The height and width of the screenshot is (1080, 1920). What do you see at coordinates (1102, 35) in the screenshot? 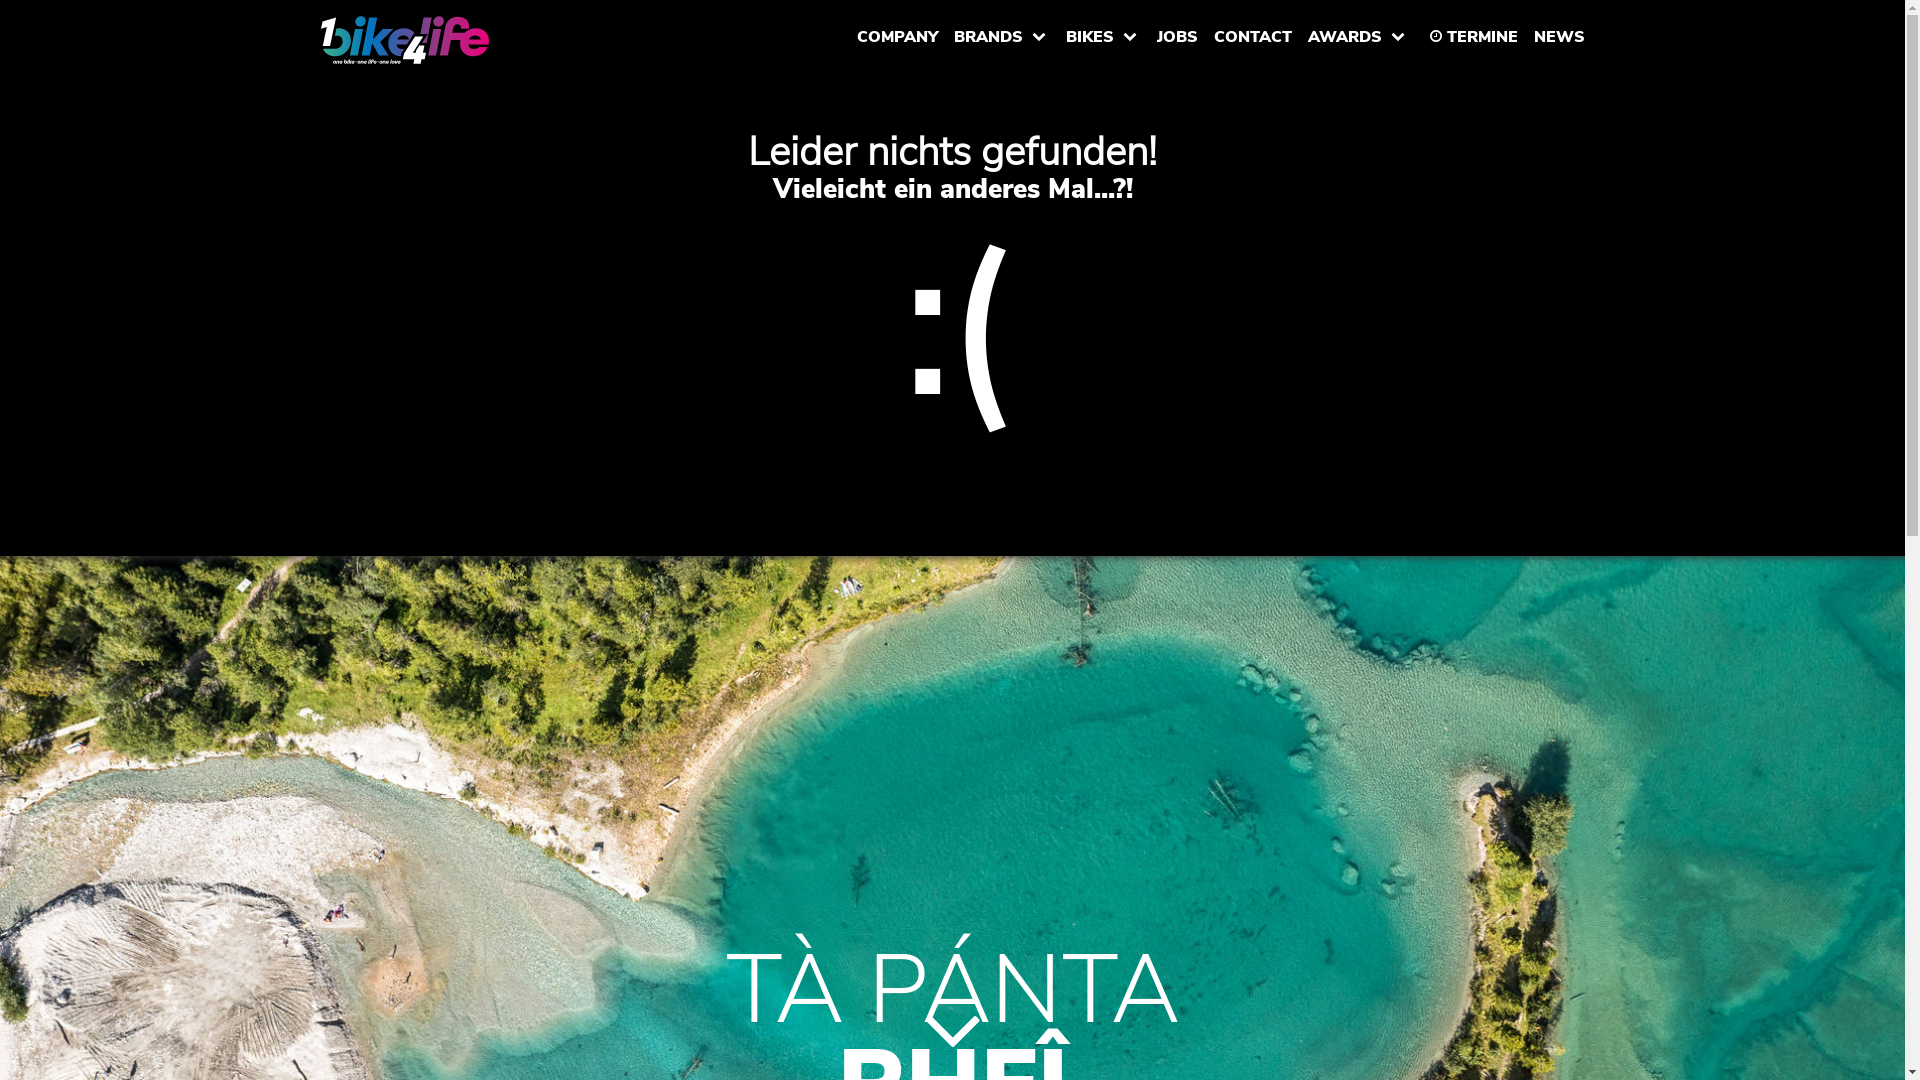
I see `'BIKES'` at bounding box center [1102, 35].